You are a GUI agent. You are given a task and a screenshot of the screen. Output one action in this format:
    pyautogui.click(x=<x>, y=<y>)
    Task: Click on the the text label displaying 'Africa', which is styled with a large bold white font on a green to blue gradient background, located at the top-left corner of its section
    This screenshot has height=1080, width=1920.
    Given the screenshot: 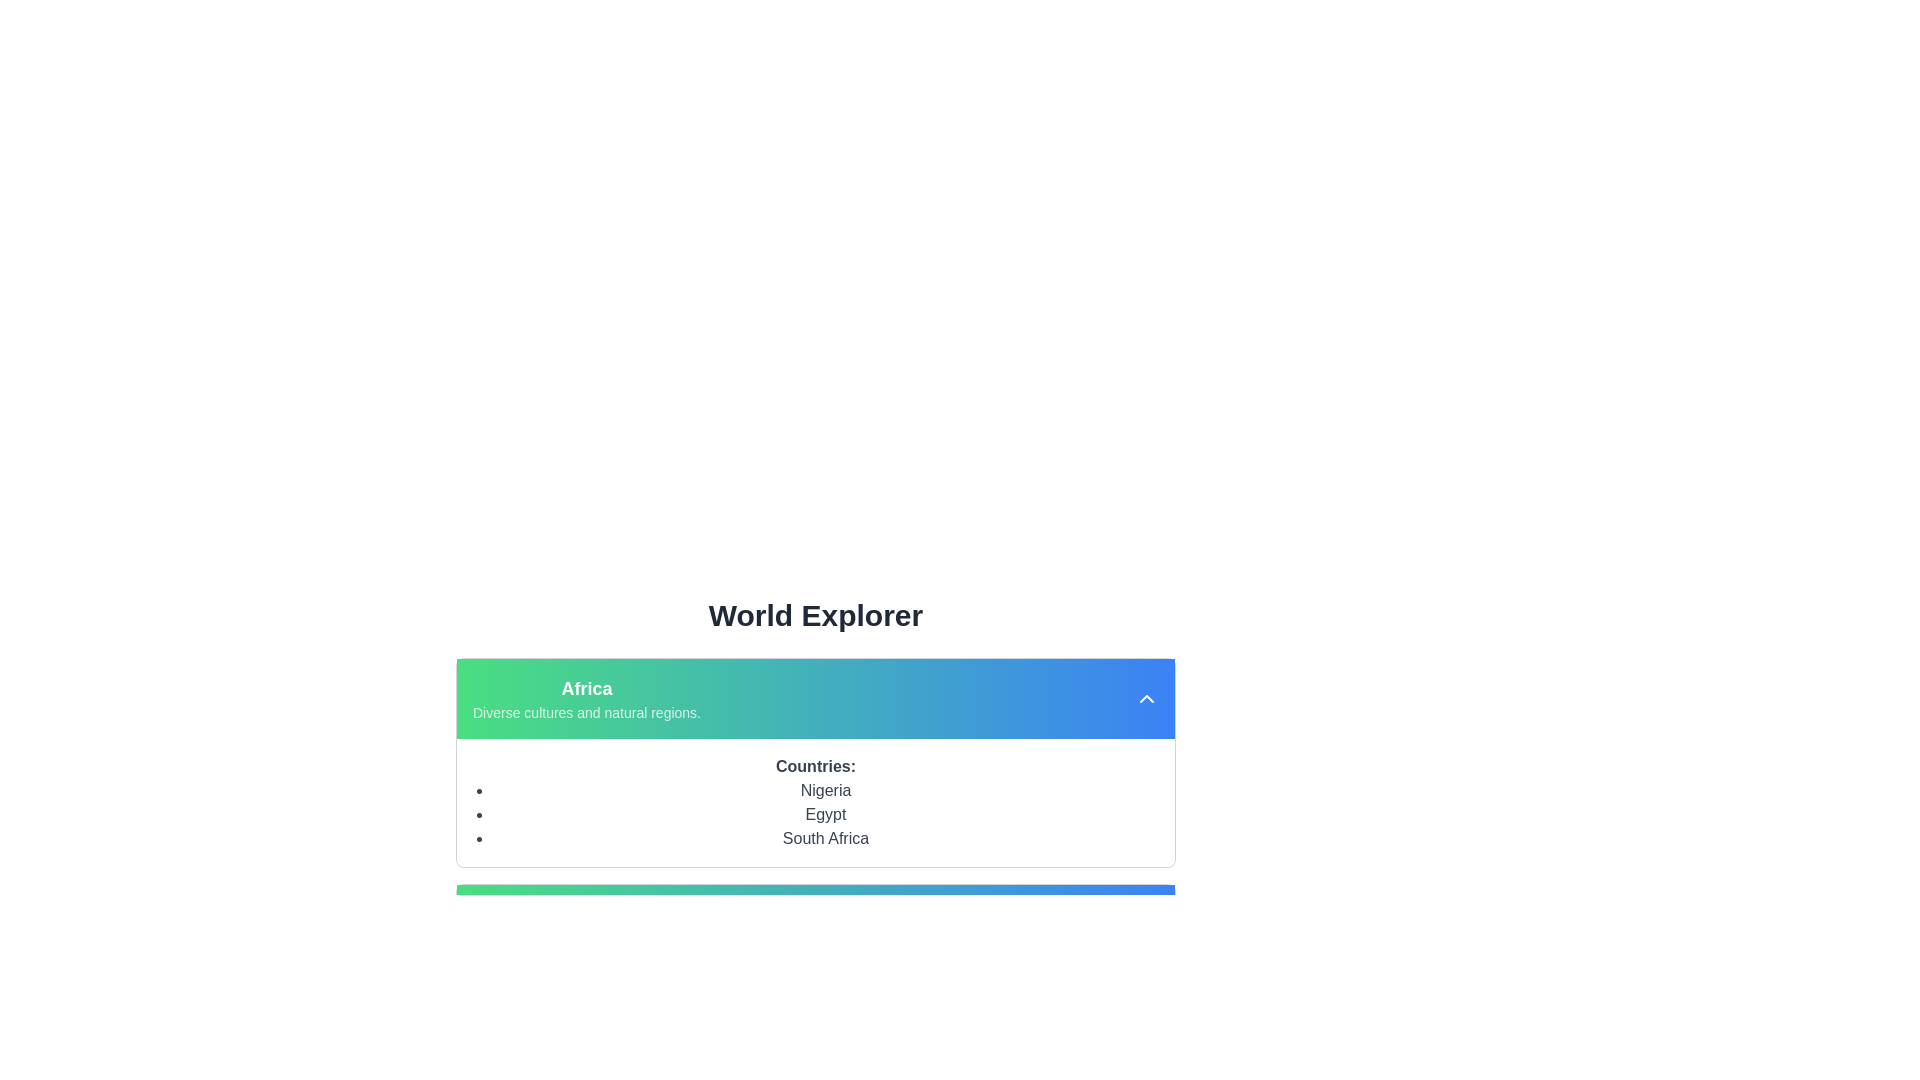 What is the action you would take?
    pyautogui.click(x=585, y=688)
    